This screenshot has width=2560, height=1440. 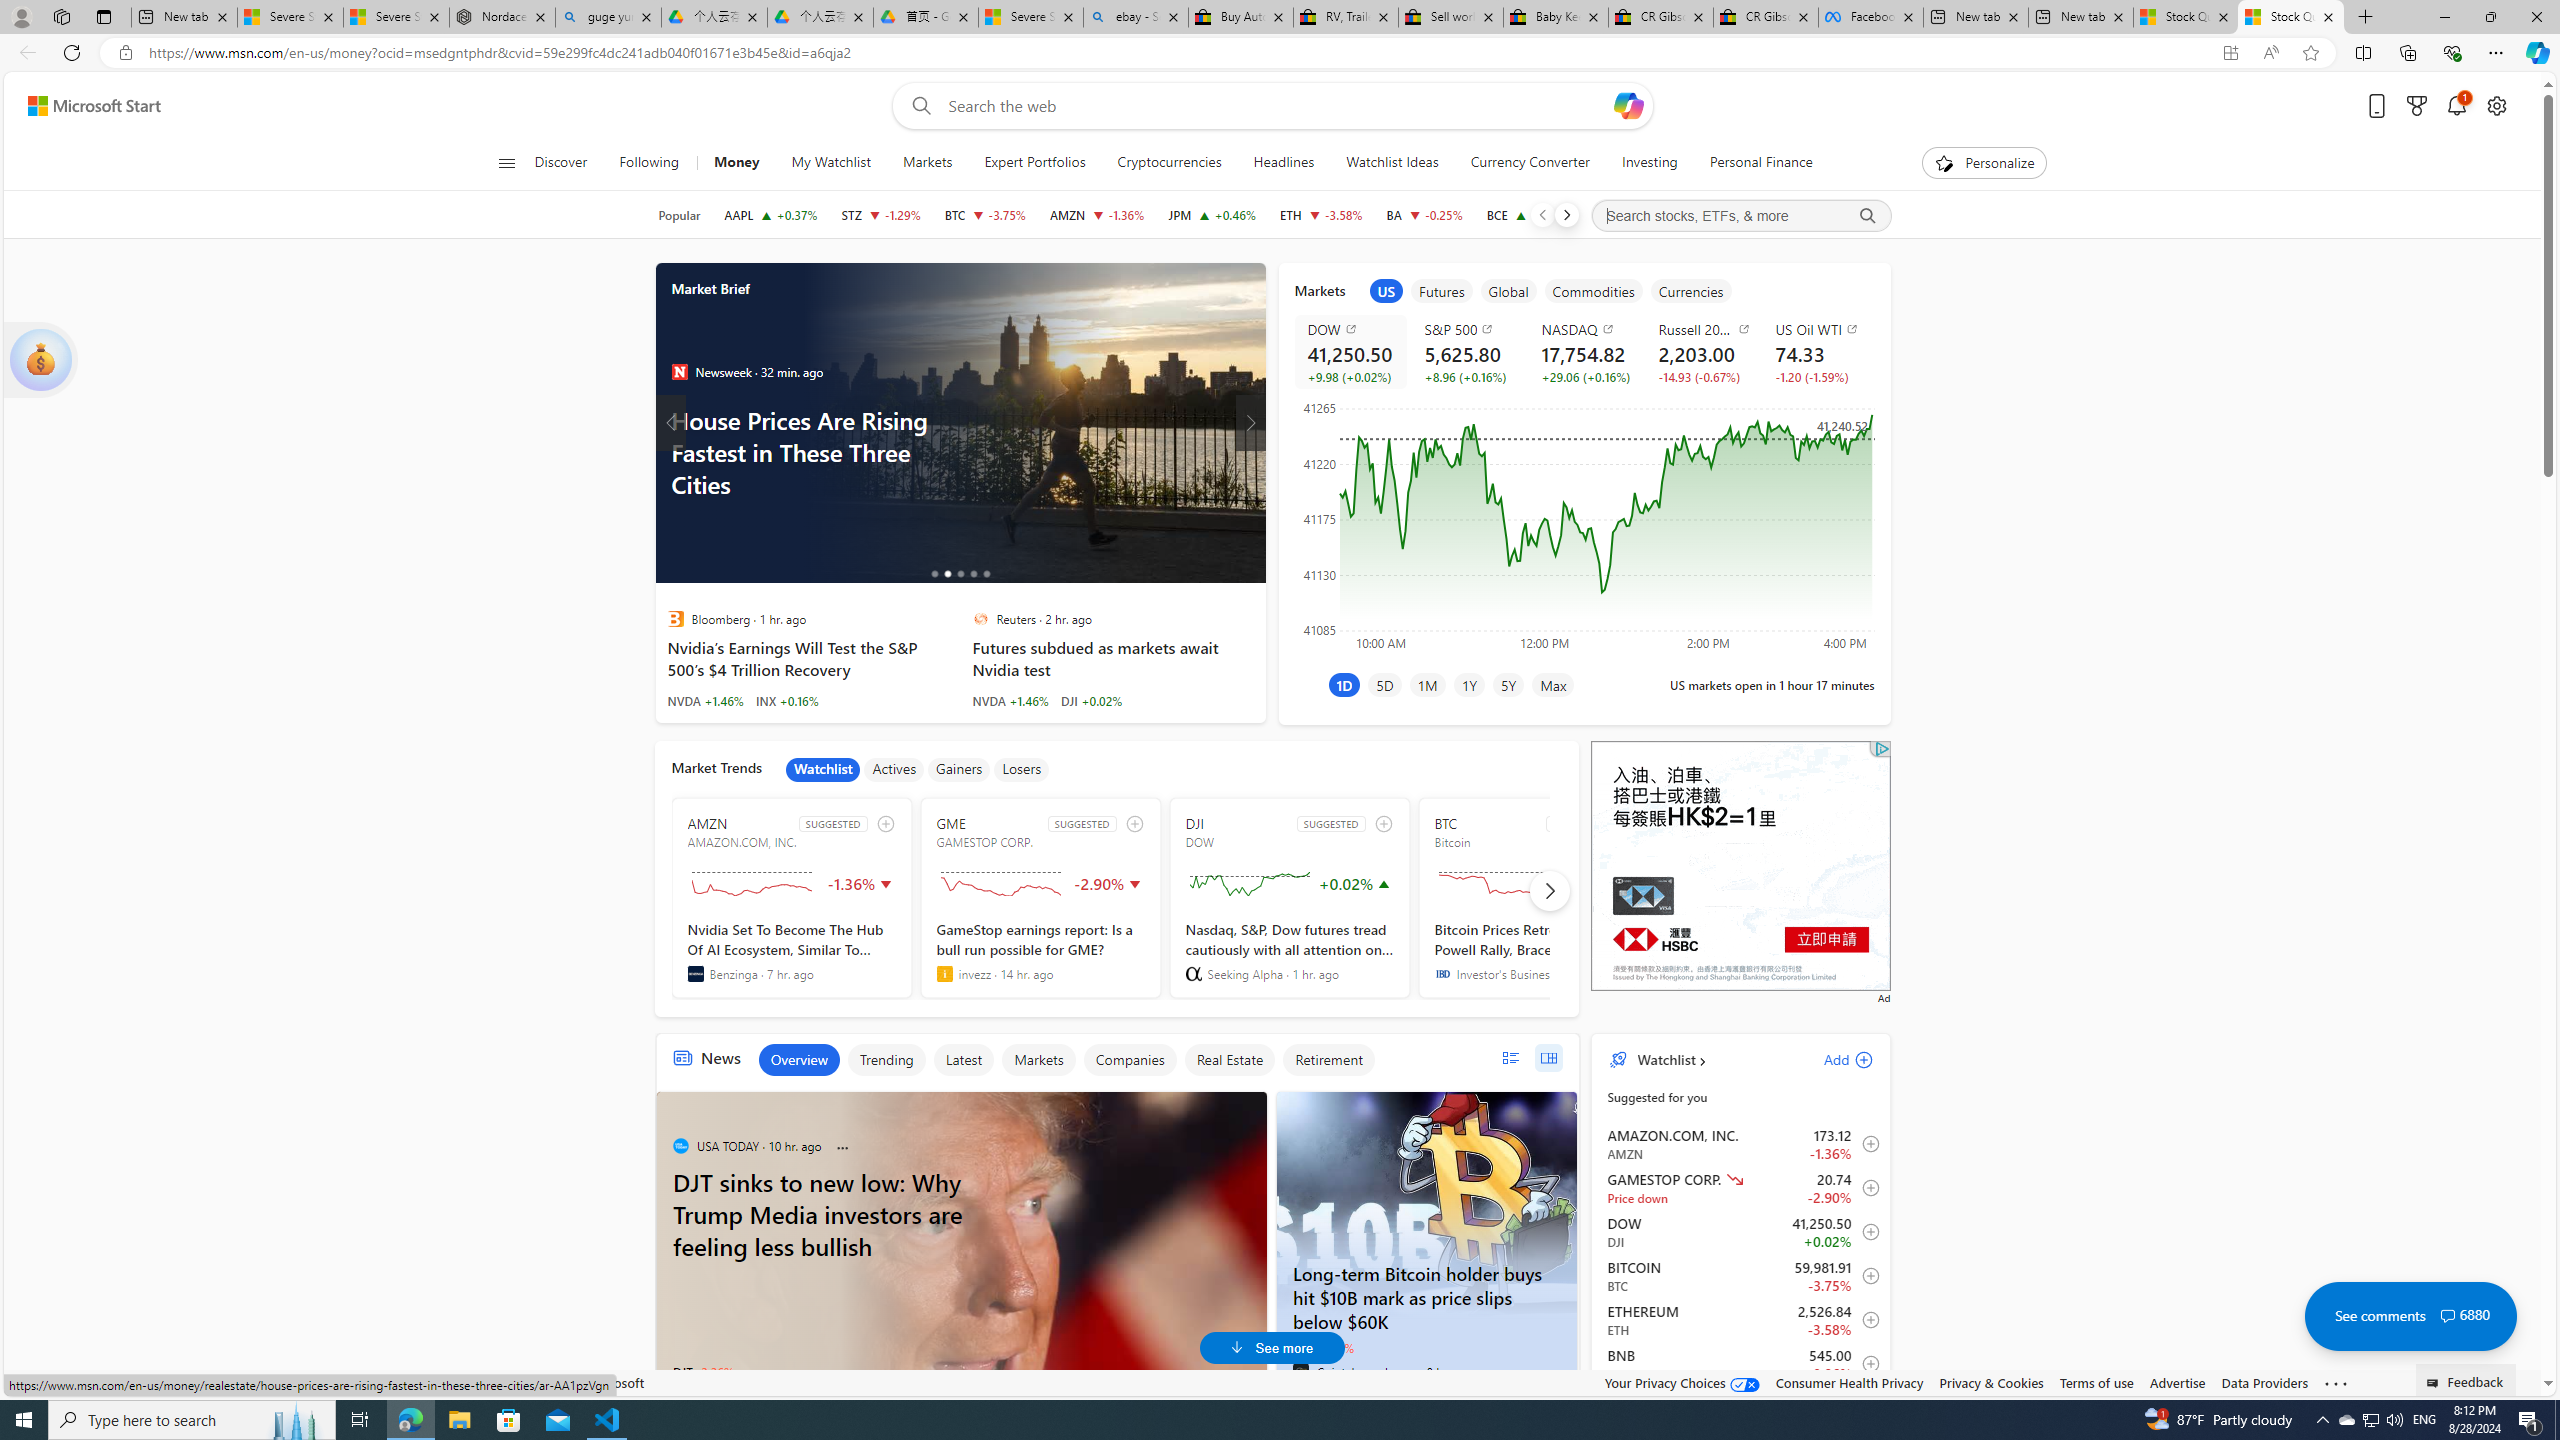 I want to click on 'BNB BNB decrease 545.00 -4.68 -0.86% item5', so click(x=1740, y=1363).